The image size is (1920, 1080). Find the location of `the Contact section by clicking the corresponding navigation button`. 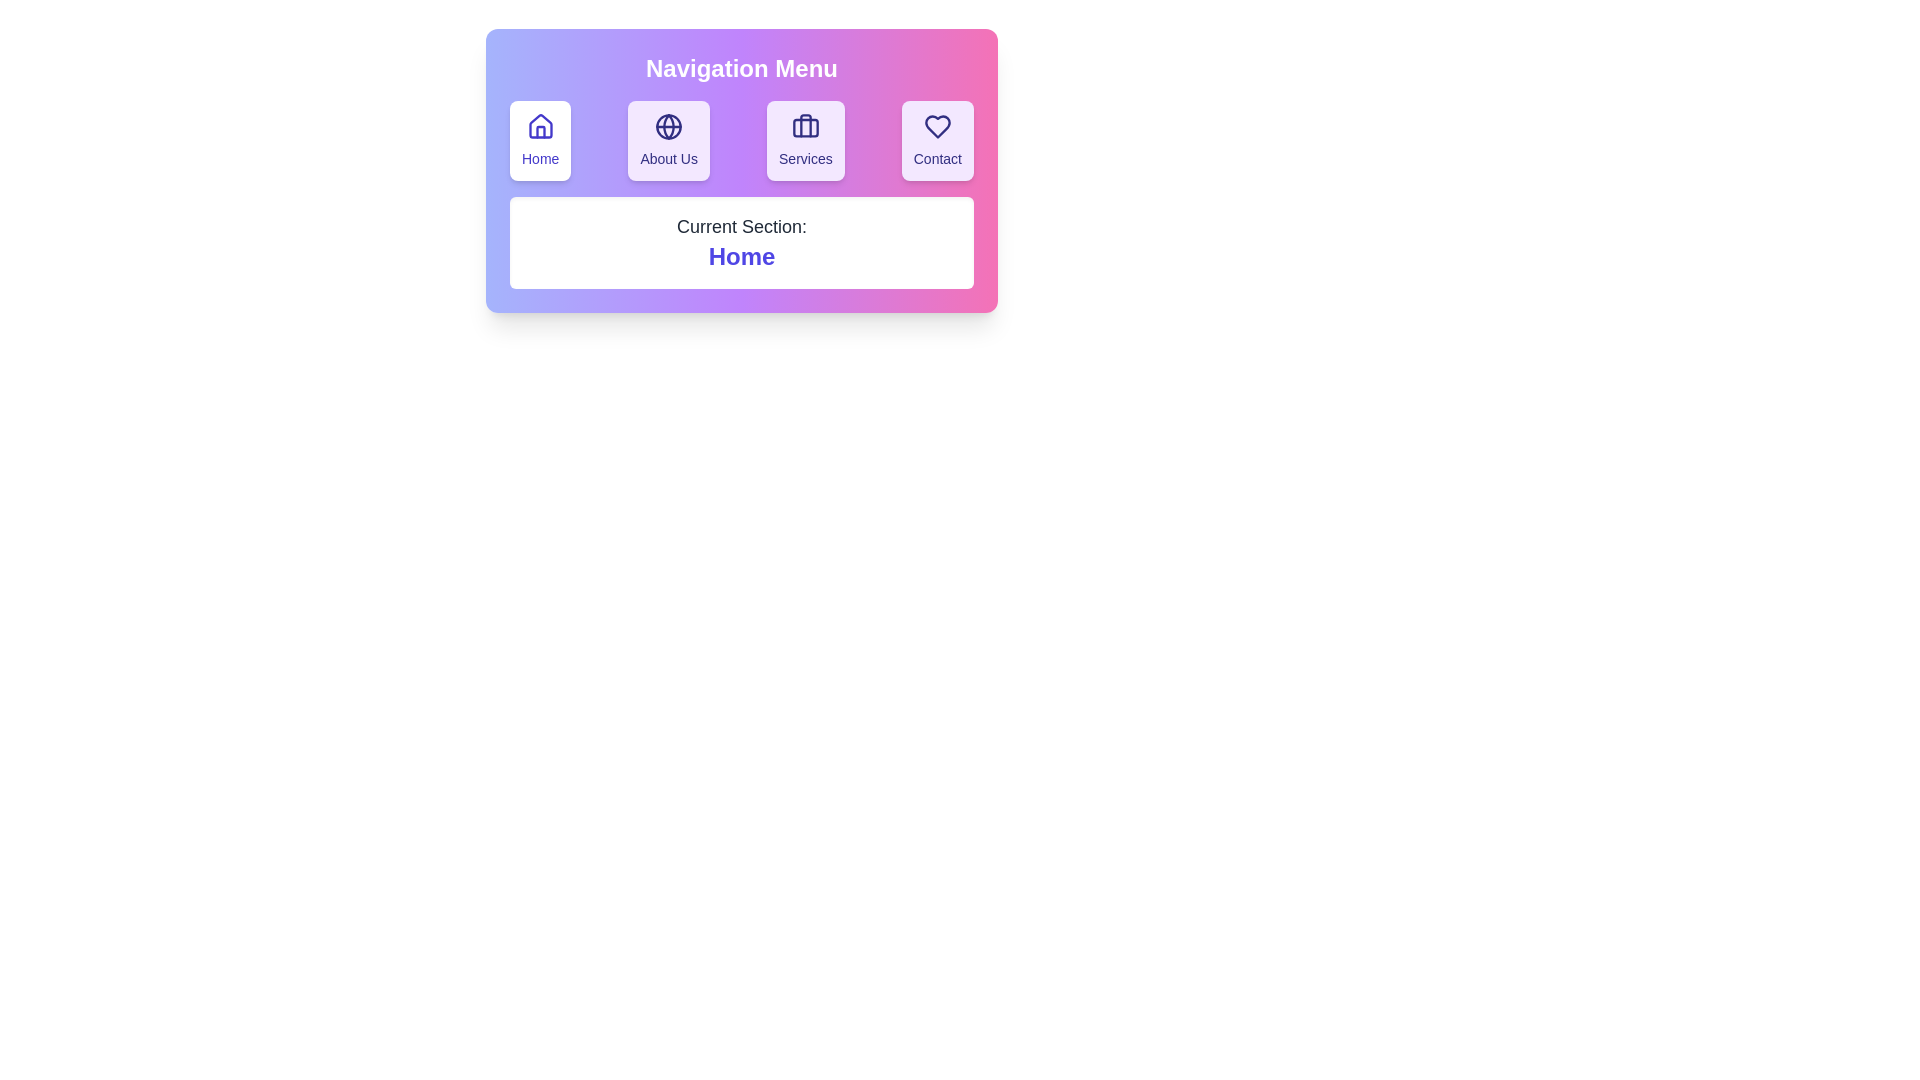

the Contact section by clicking the corresponding navigation button is located at coordinates (935, 140).